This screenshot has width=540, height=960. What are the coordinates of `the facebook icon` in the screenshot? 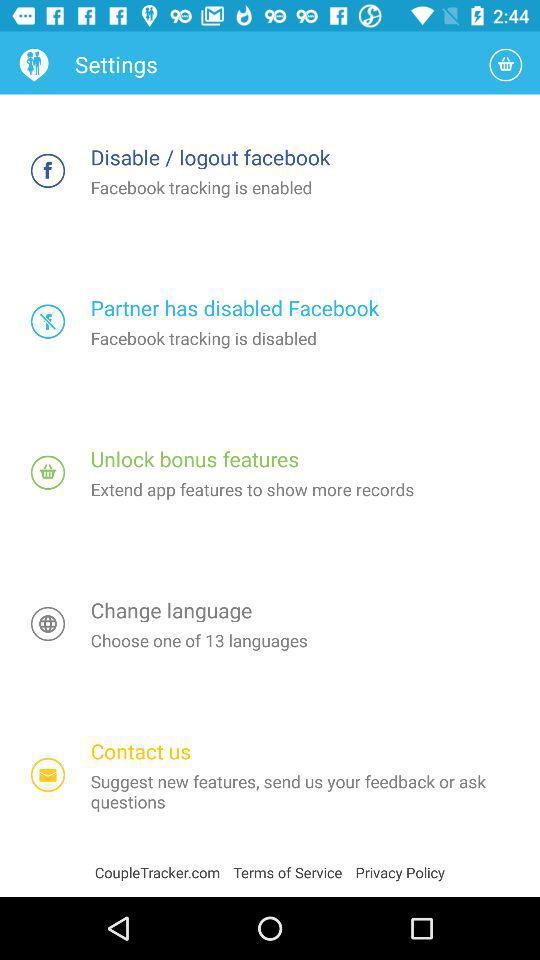 It's located at (48, 169).